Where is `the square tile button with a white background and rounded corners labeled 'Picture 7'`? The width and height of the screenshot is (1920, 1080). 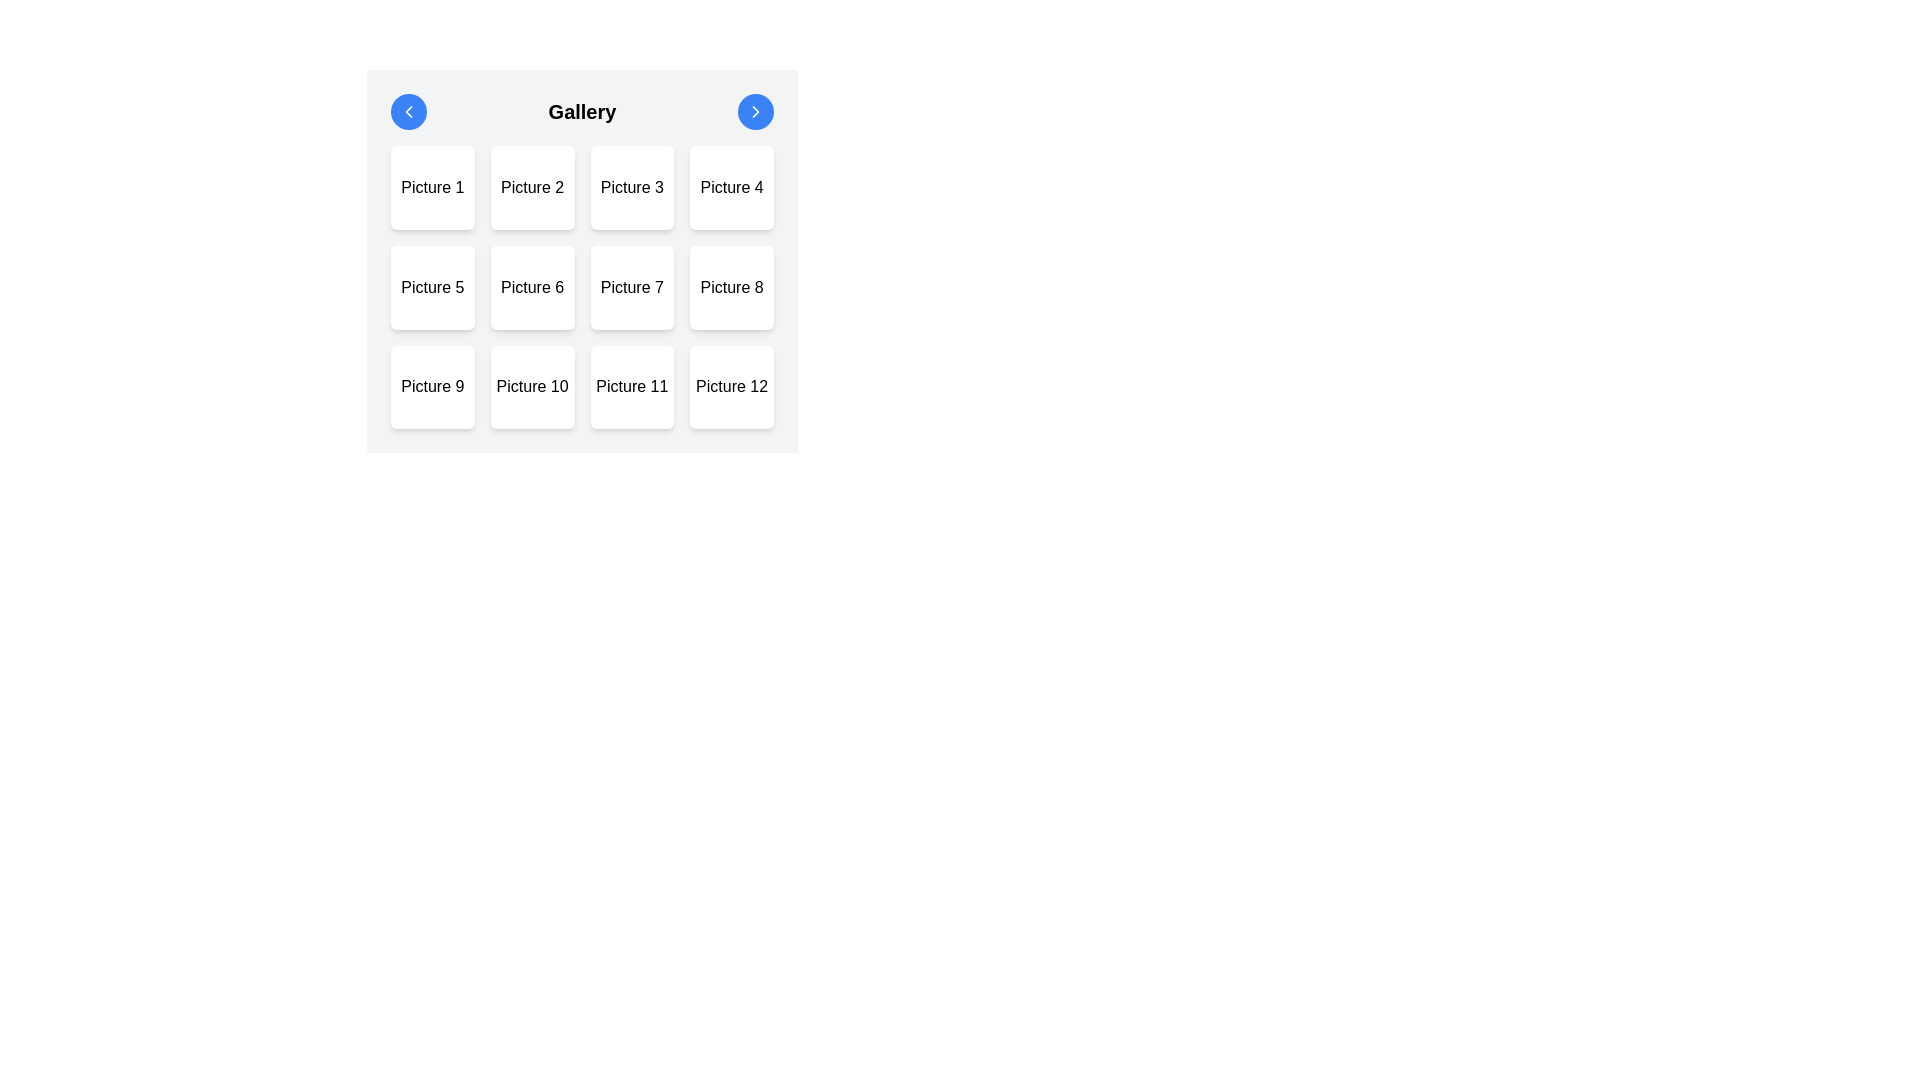 the square tile button with a white background and rounded corners labeled 'Picture 7' is located at coordinates (631, 287).